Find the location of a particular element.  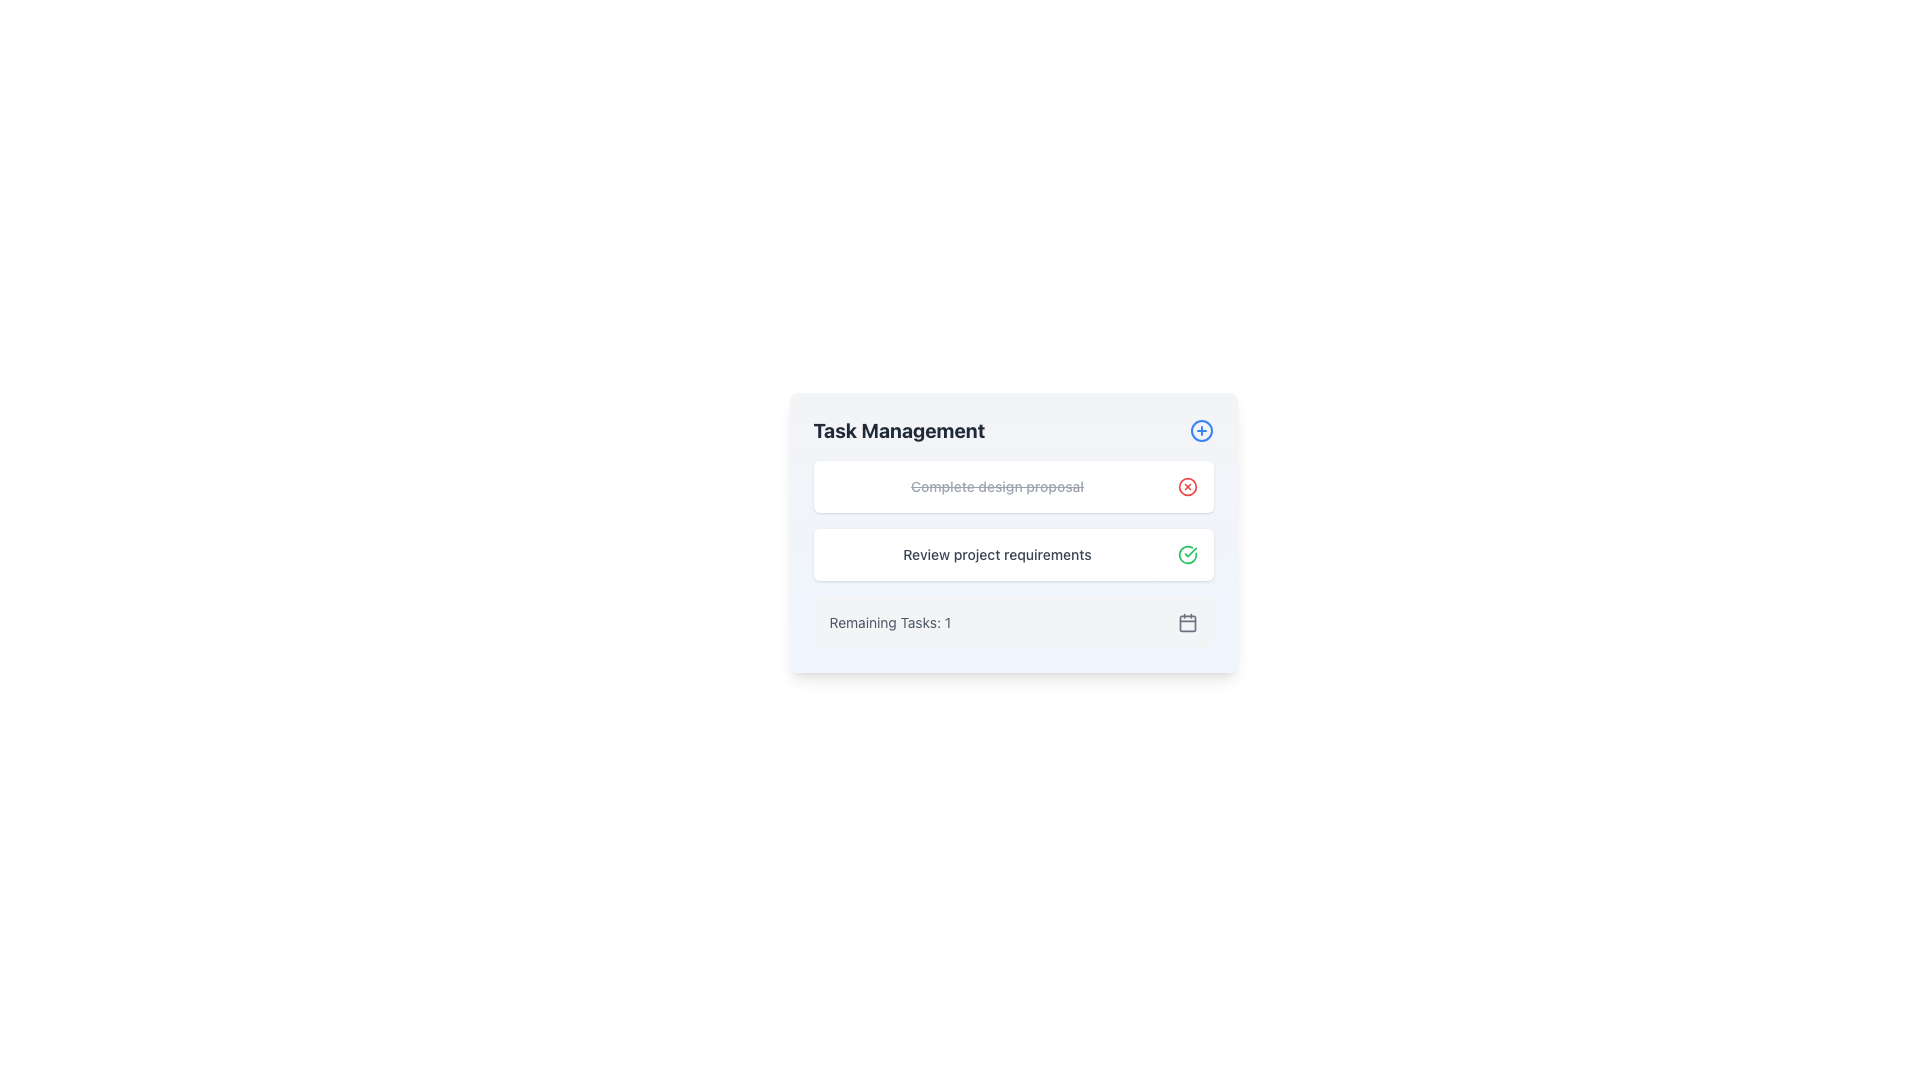

the completed task title text label that is styled with a line-through to indicate it is completed, located in the task management section above the 'Review project requirements' task is located at coordinates (997, 486).